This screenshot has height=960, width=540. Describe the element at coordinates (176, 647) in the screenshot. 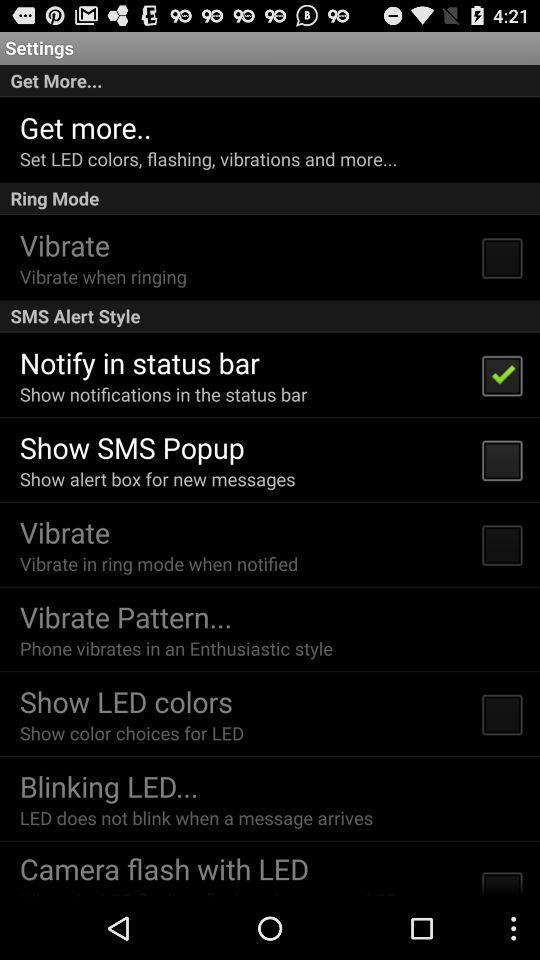

I see `the app below the vibrate pattern... icon` at that location.